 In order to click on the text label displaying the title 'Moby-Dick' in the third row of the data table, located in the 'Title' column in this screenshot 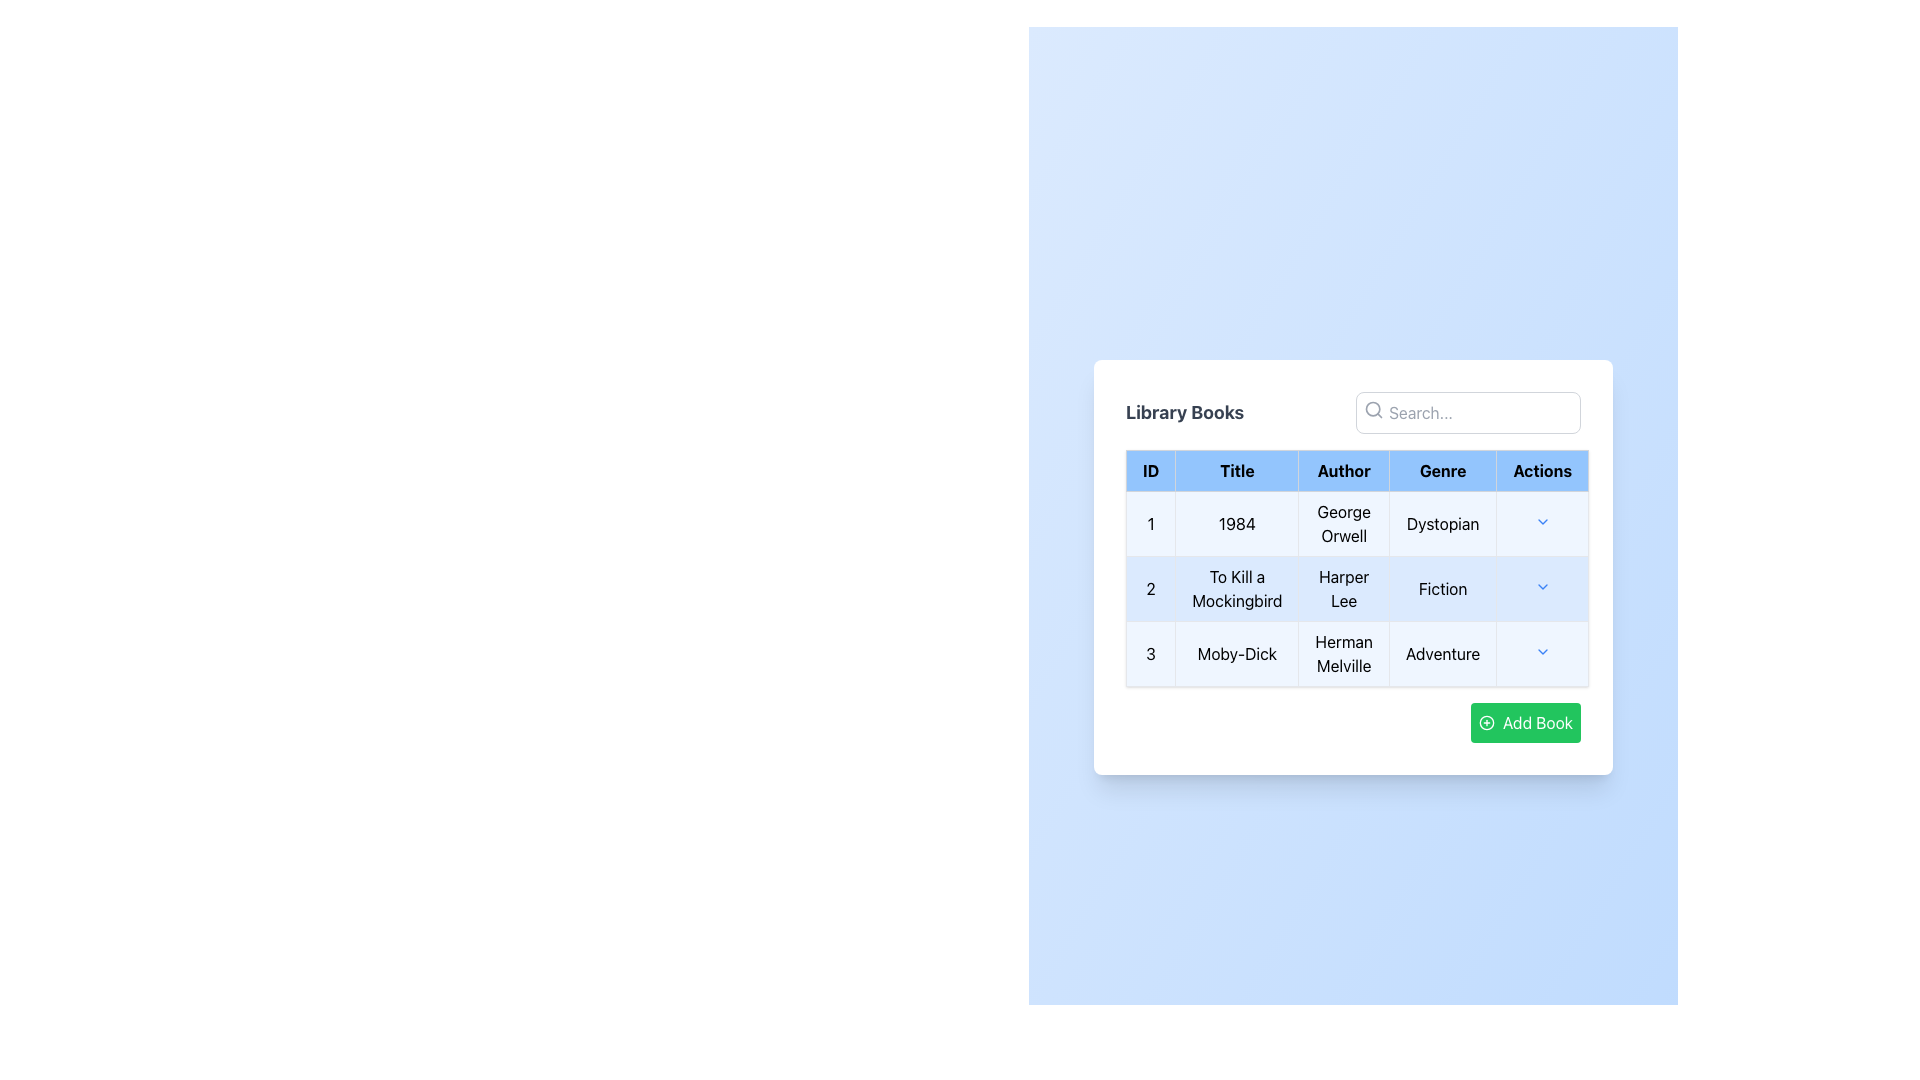, I will do `click(1236, 653)`.